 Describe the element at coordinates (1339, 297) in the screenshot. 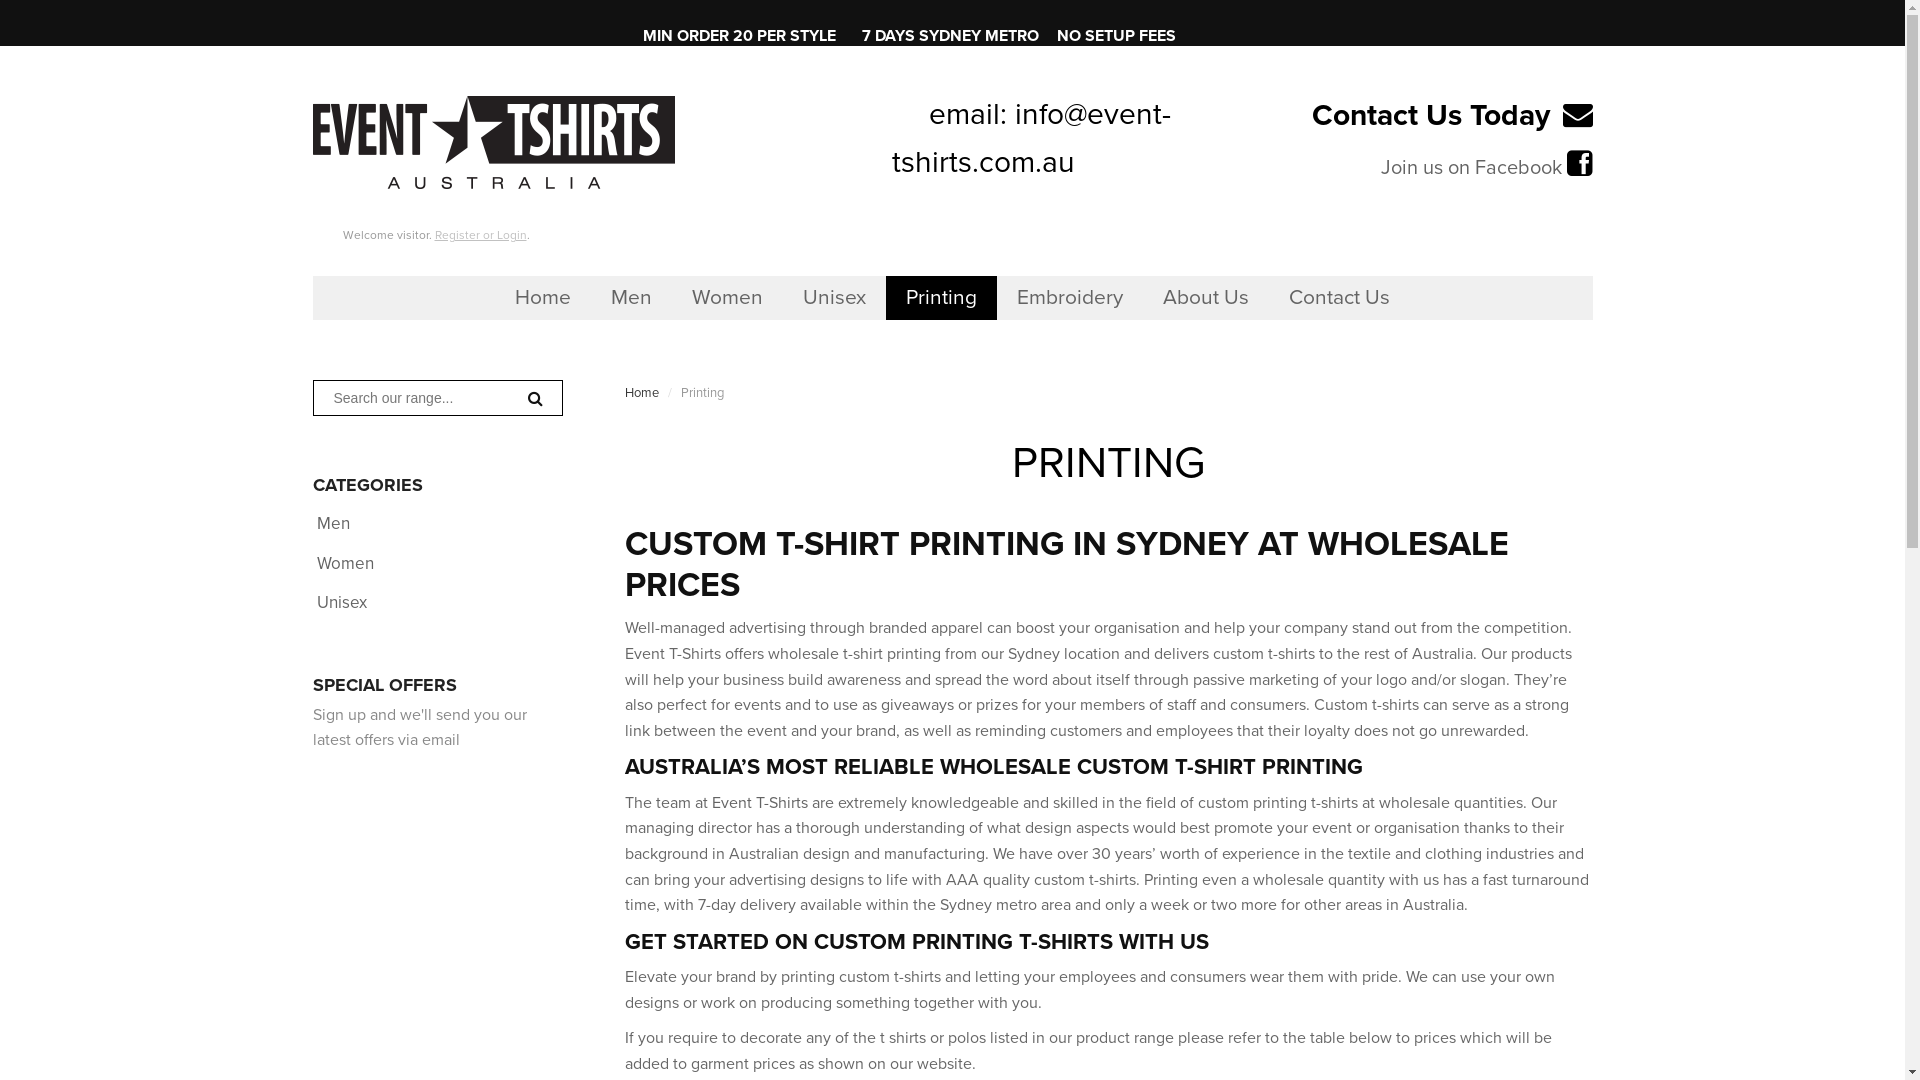

I see `'Contact Us'` at that location.